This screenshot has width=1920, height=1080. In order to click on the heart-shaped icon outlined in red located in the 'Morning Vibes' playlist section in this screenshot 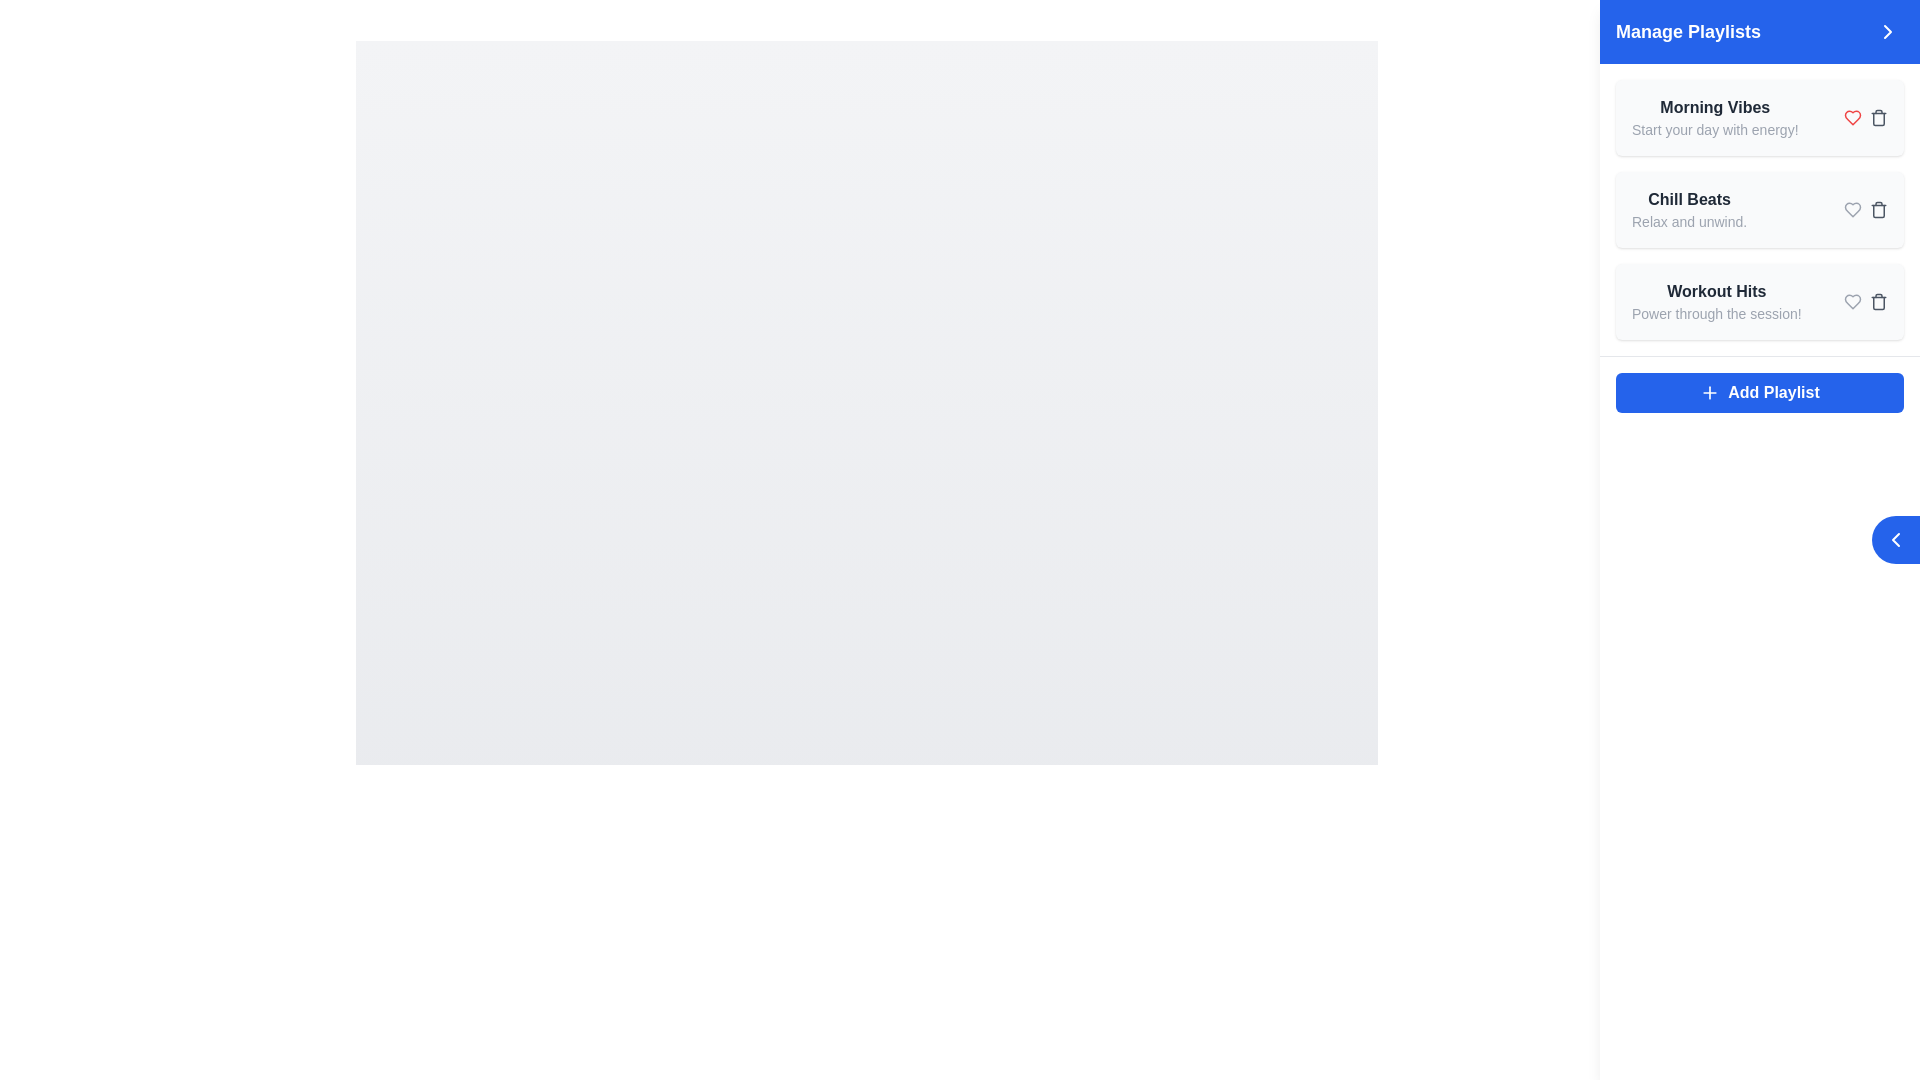, I will do `click(1851, 118)`.